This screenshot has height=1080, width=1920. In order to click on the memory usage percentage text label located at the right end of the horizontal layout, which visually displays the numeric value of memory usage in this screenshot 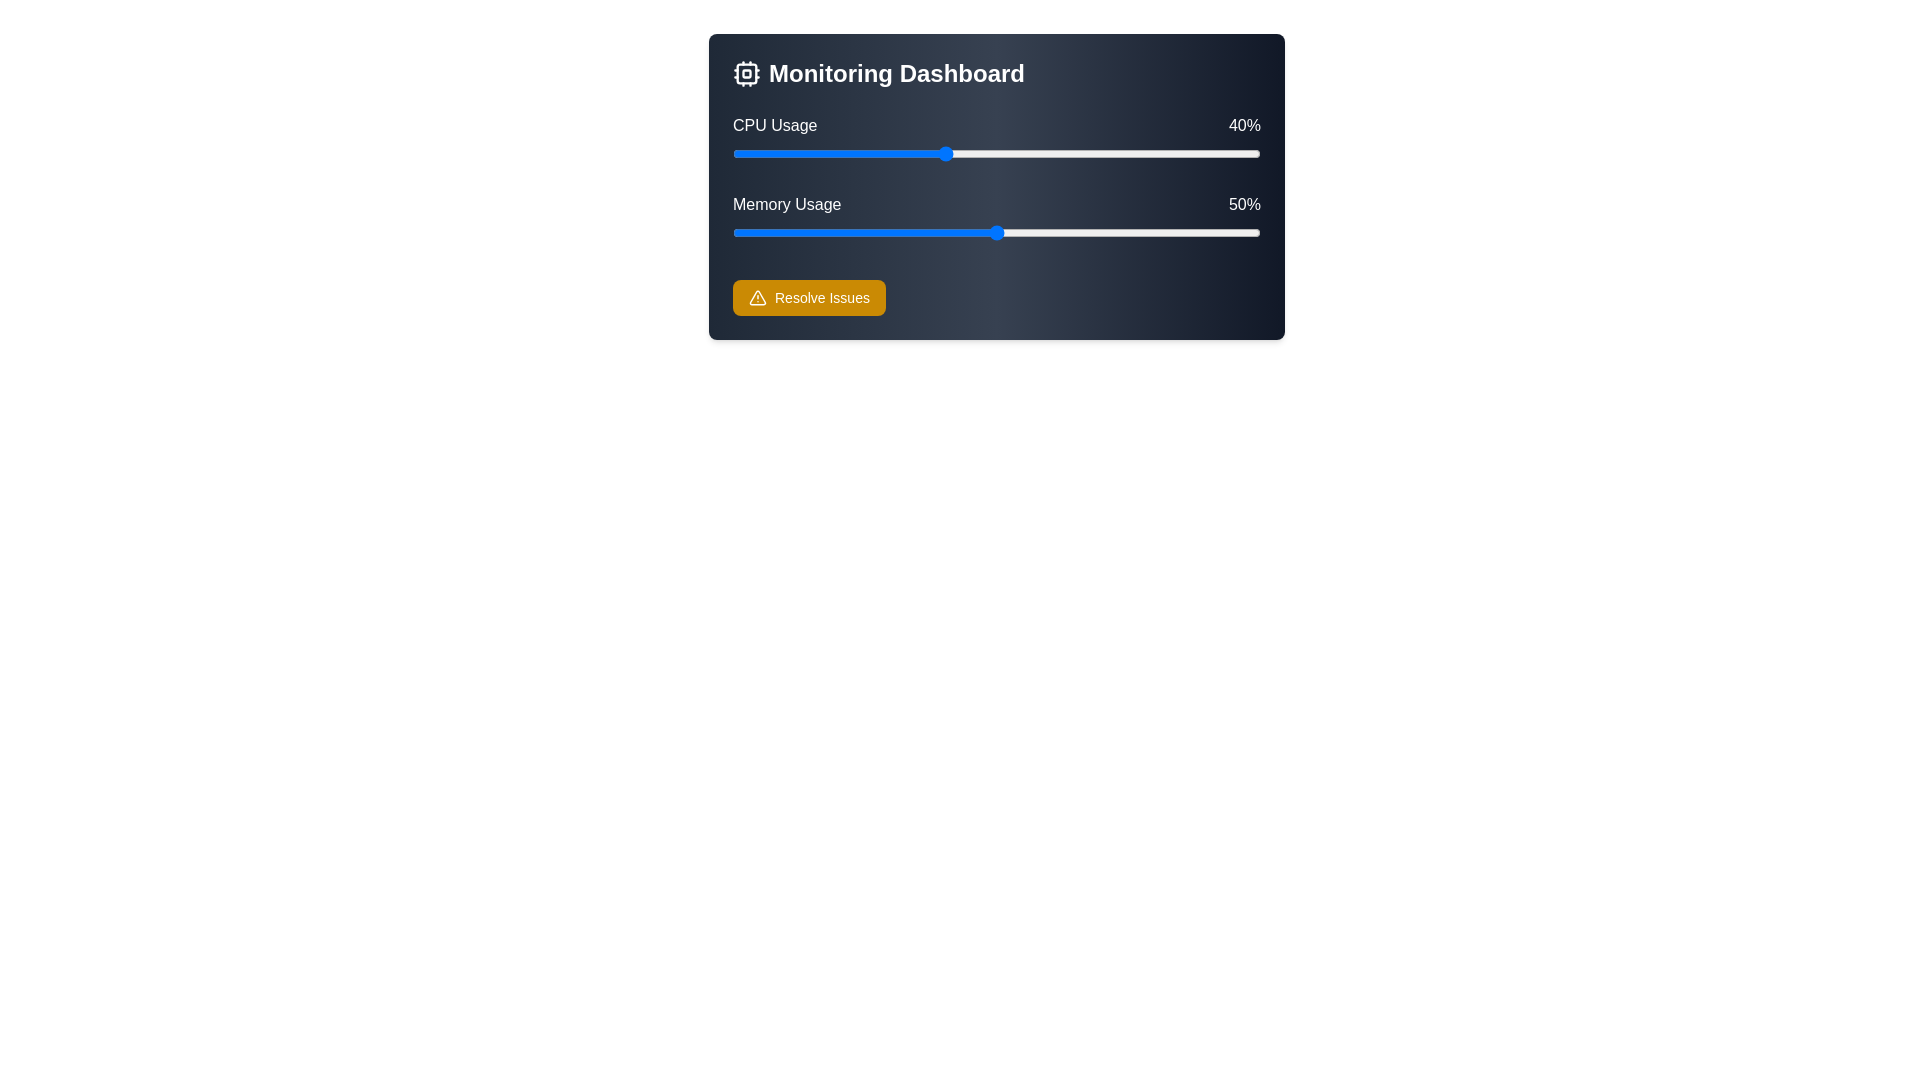, I will do `click(1243, 204)`.